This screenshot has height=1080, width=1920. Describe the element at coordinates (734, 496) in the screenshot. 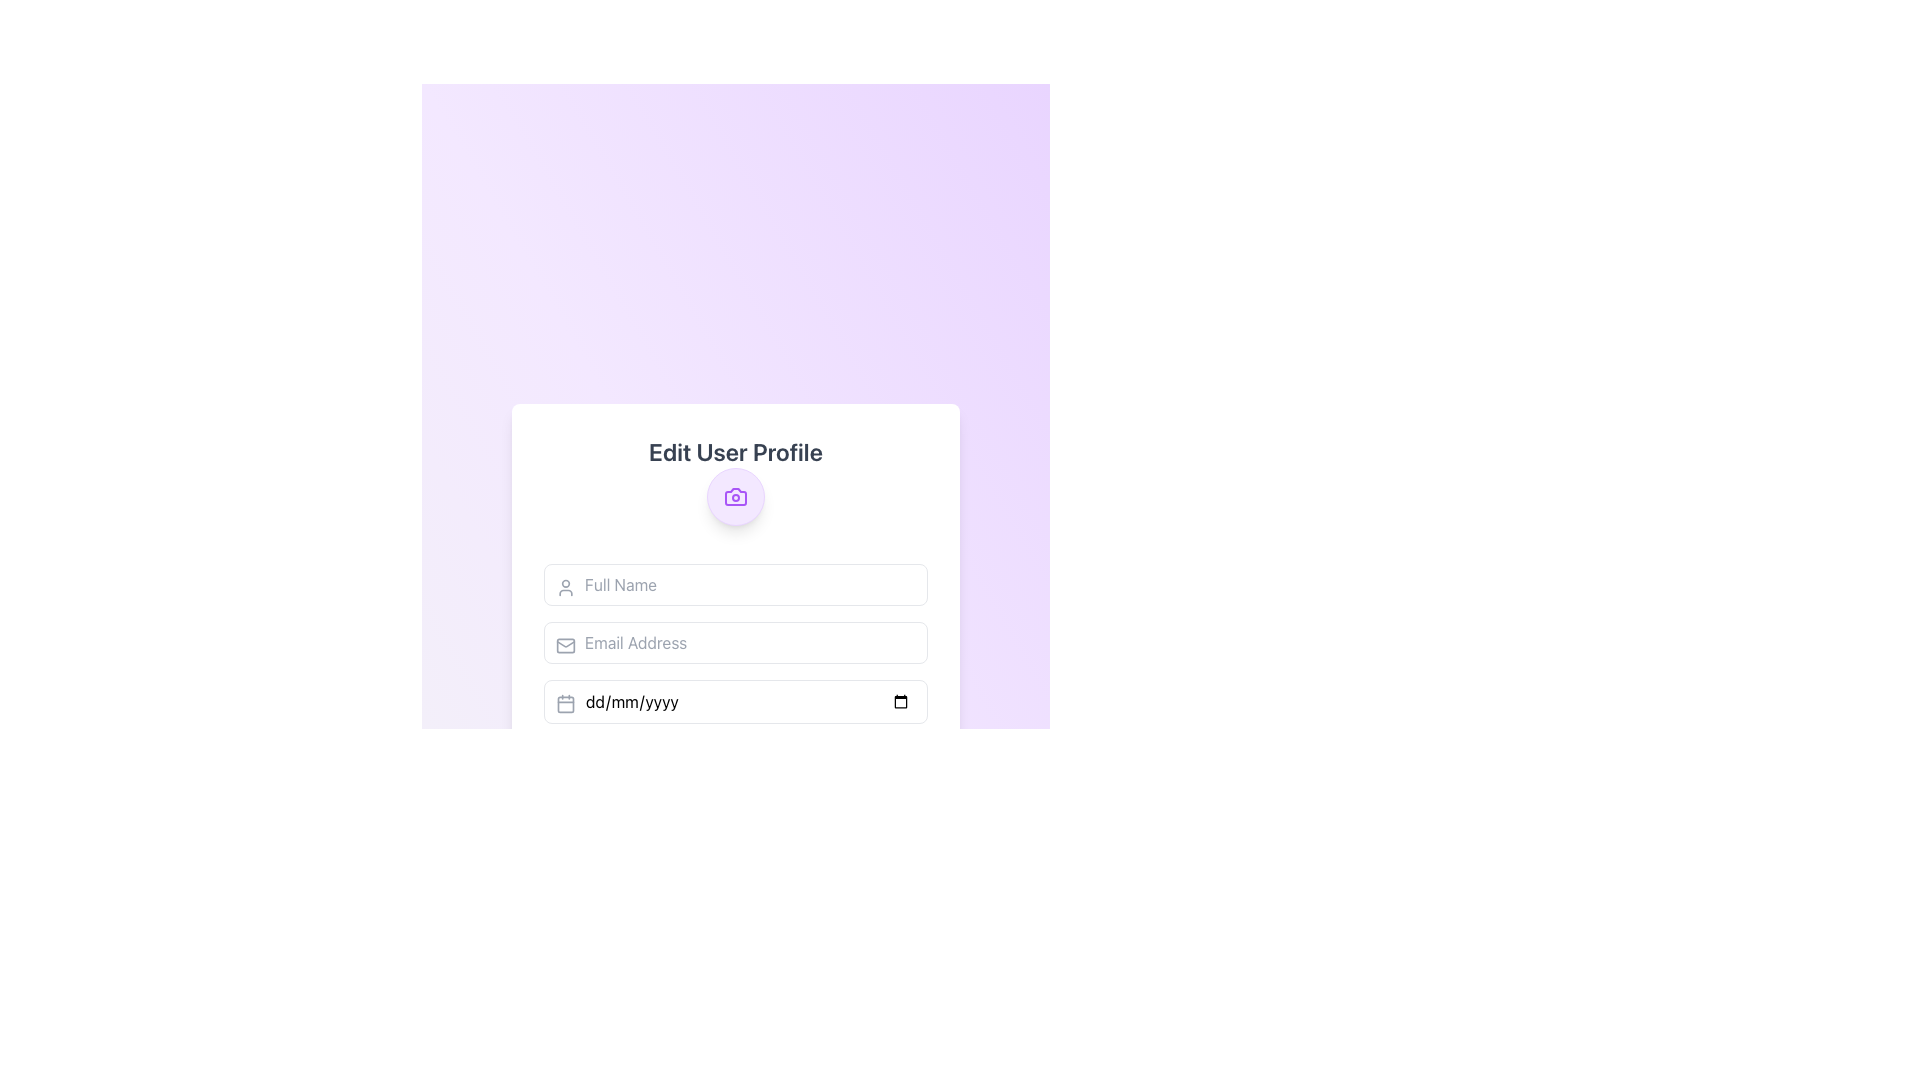

I see `the circular camera icon button with a light purple background` at that location.